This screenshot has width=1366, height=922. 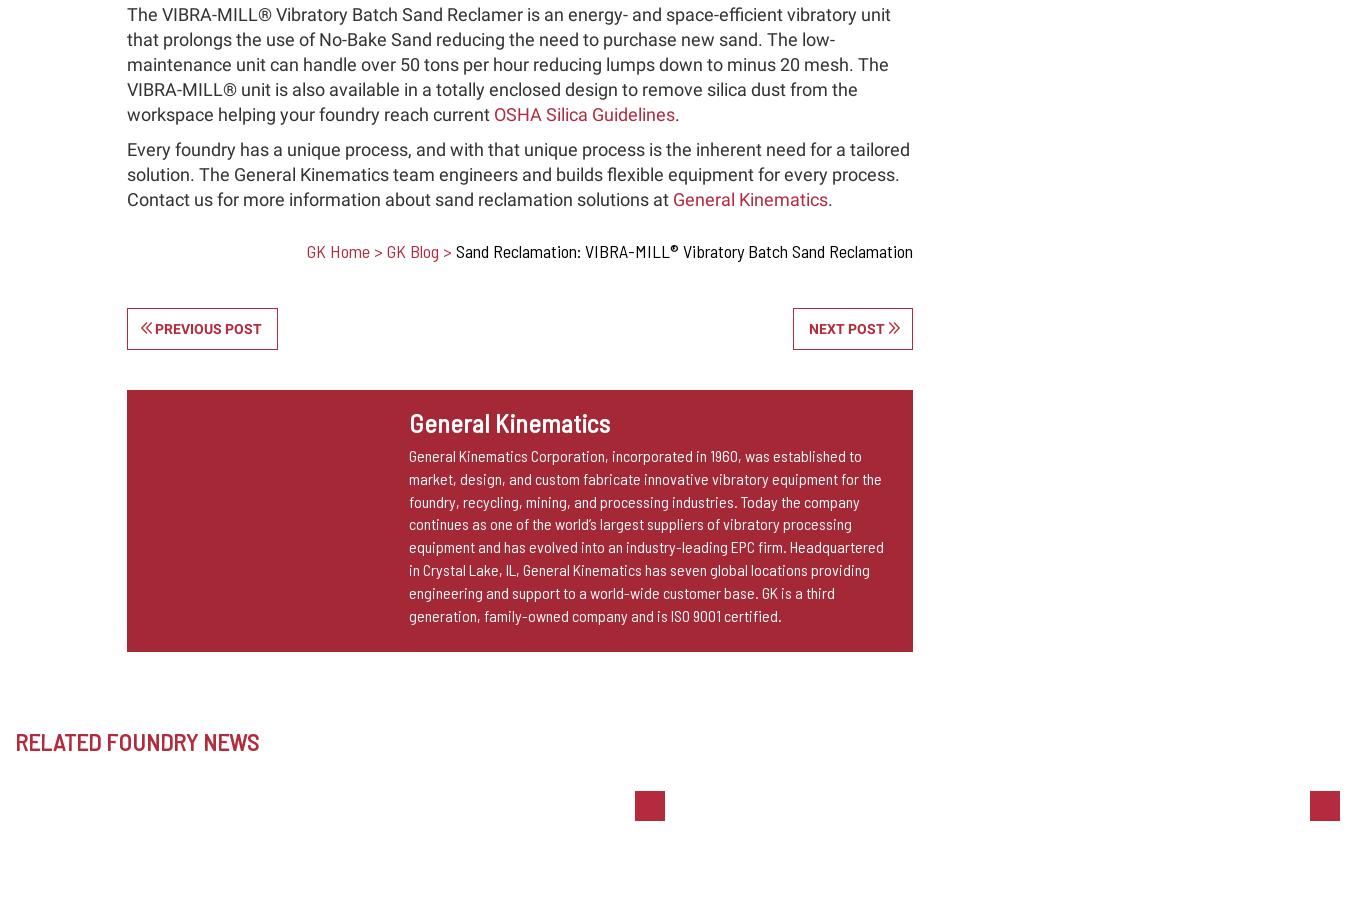 I want to click on 'Sand Reclamation: VIBRA-MILL® Vibratory Batch Sand Reclamation', so click(x=454, y=249).